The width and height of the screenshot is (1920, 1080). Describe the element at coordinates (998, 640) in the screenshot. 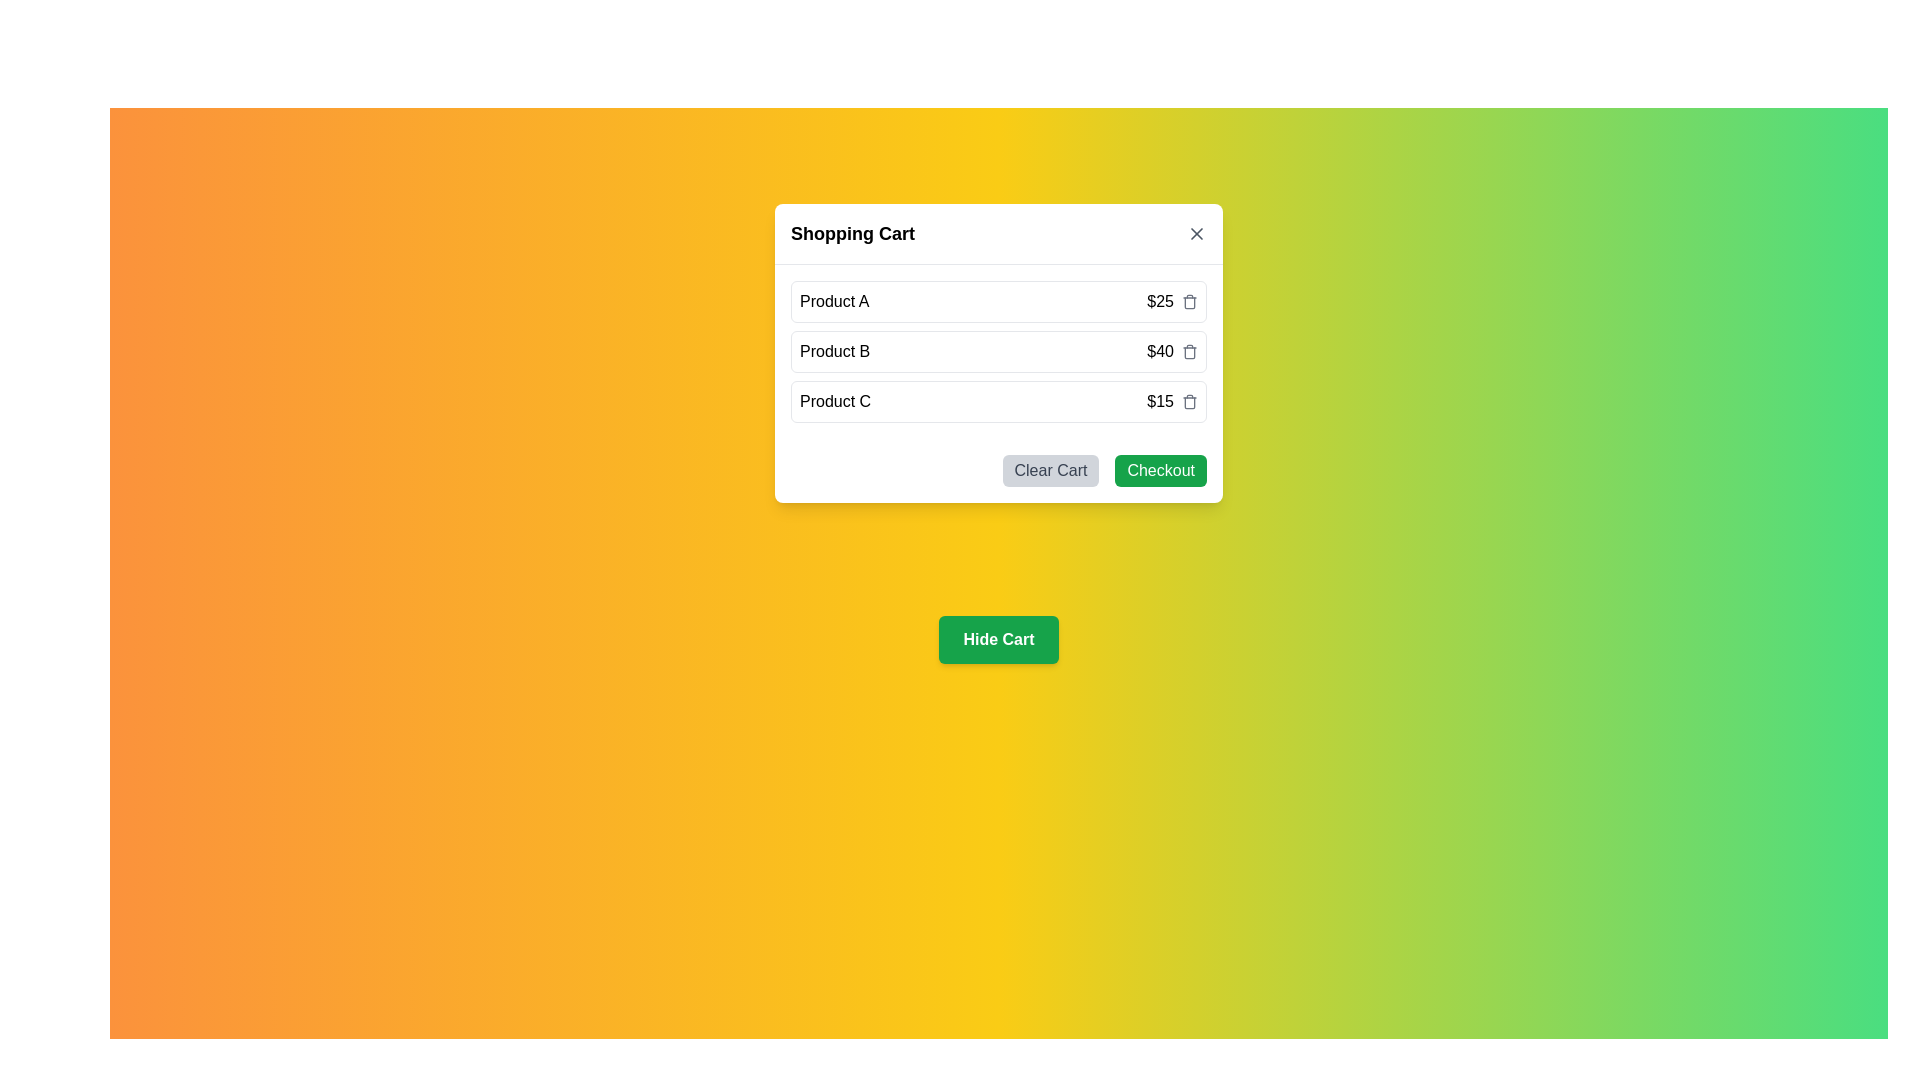

I see `the 'Hide Cart' button, which is a rectangular button with a green background and white text, positioned beneath the shopping cart panel` at that location.